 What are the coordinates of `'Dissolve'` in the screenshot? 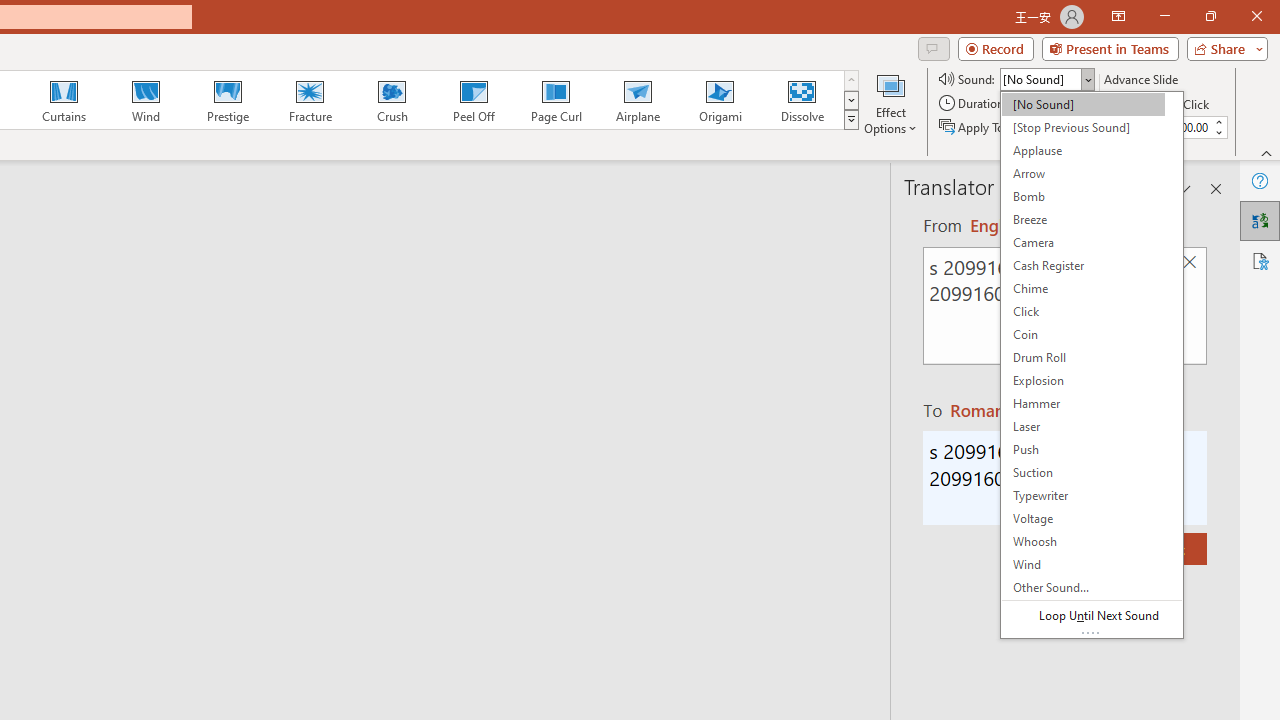 It's located at (802, 100).